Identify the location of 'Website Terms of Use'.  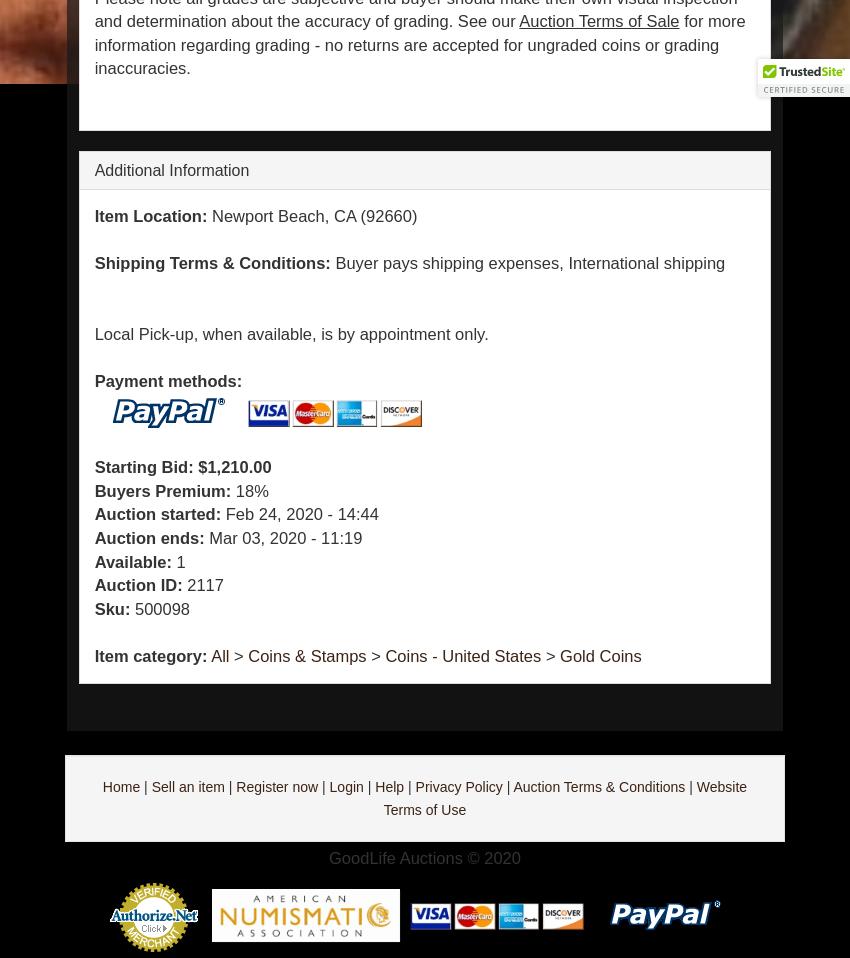
(564, 798).